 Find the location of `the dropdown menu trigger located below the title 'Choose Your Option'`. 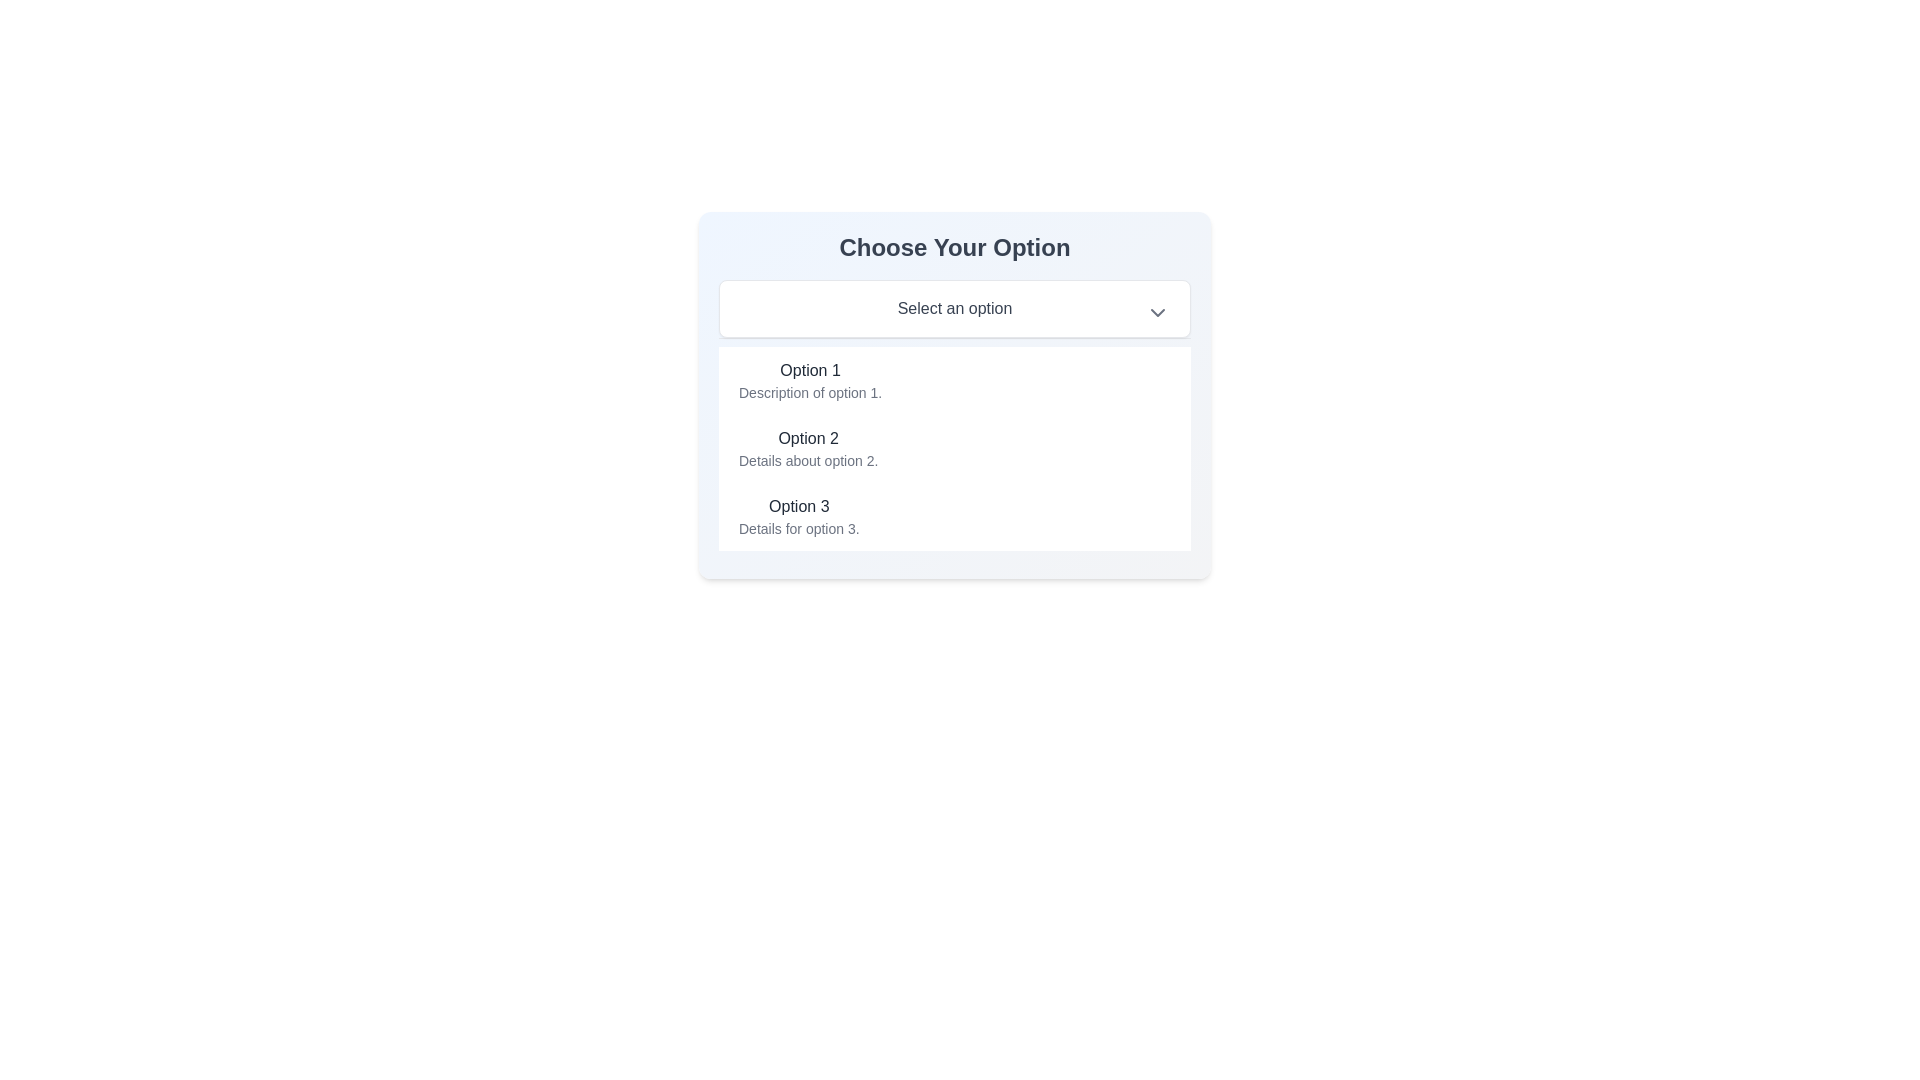

the dropdown menu trigger located below the title 'Choose Your Option' is located at coordinates (954, 308).